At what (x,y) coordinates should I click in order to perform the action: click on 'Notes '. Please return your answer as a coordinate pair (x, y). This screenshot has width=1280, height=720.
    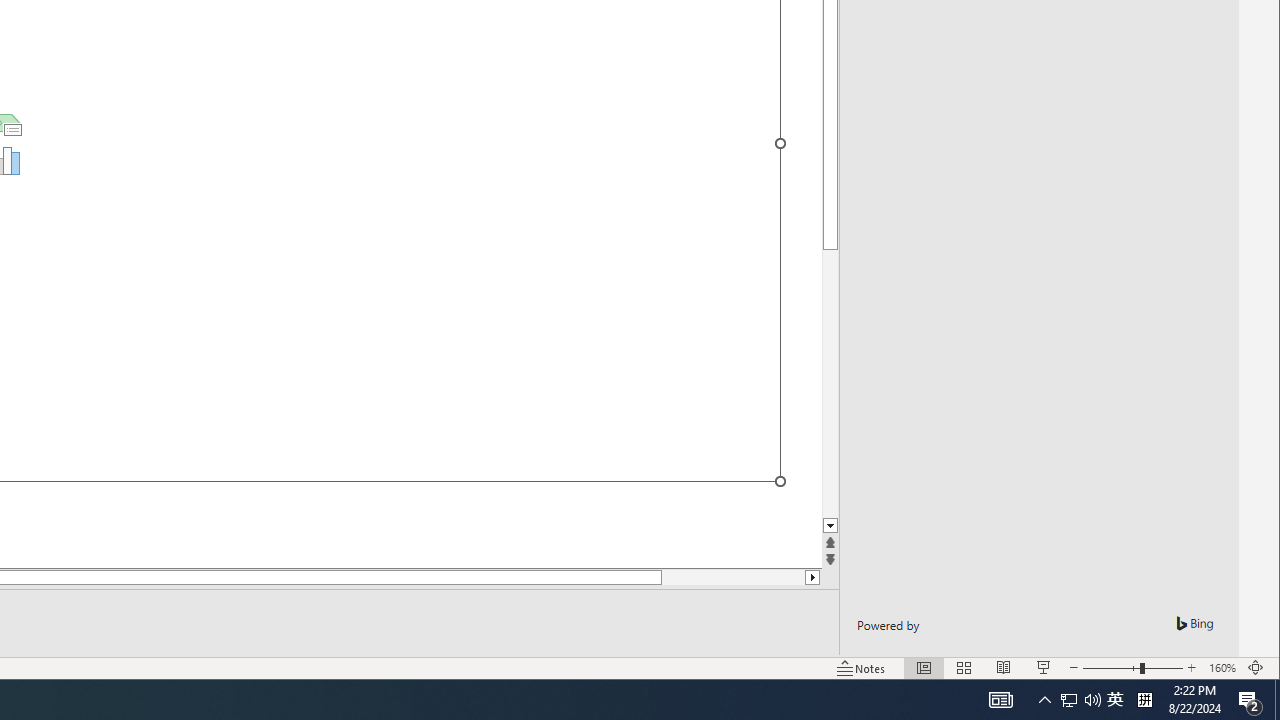
    Looking at the image, I should click on (861, 668).